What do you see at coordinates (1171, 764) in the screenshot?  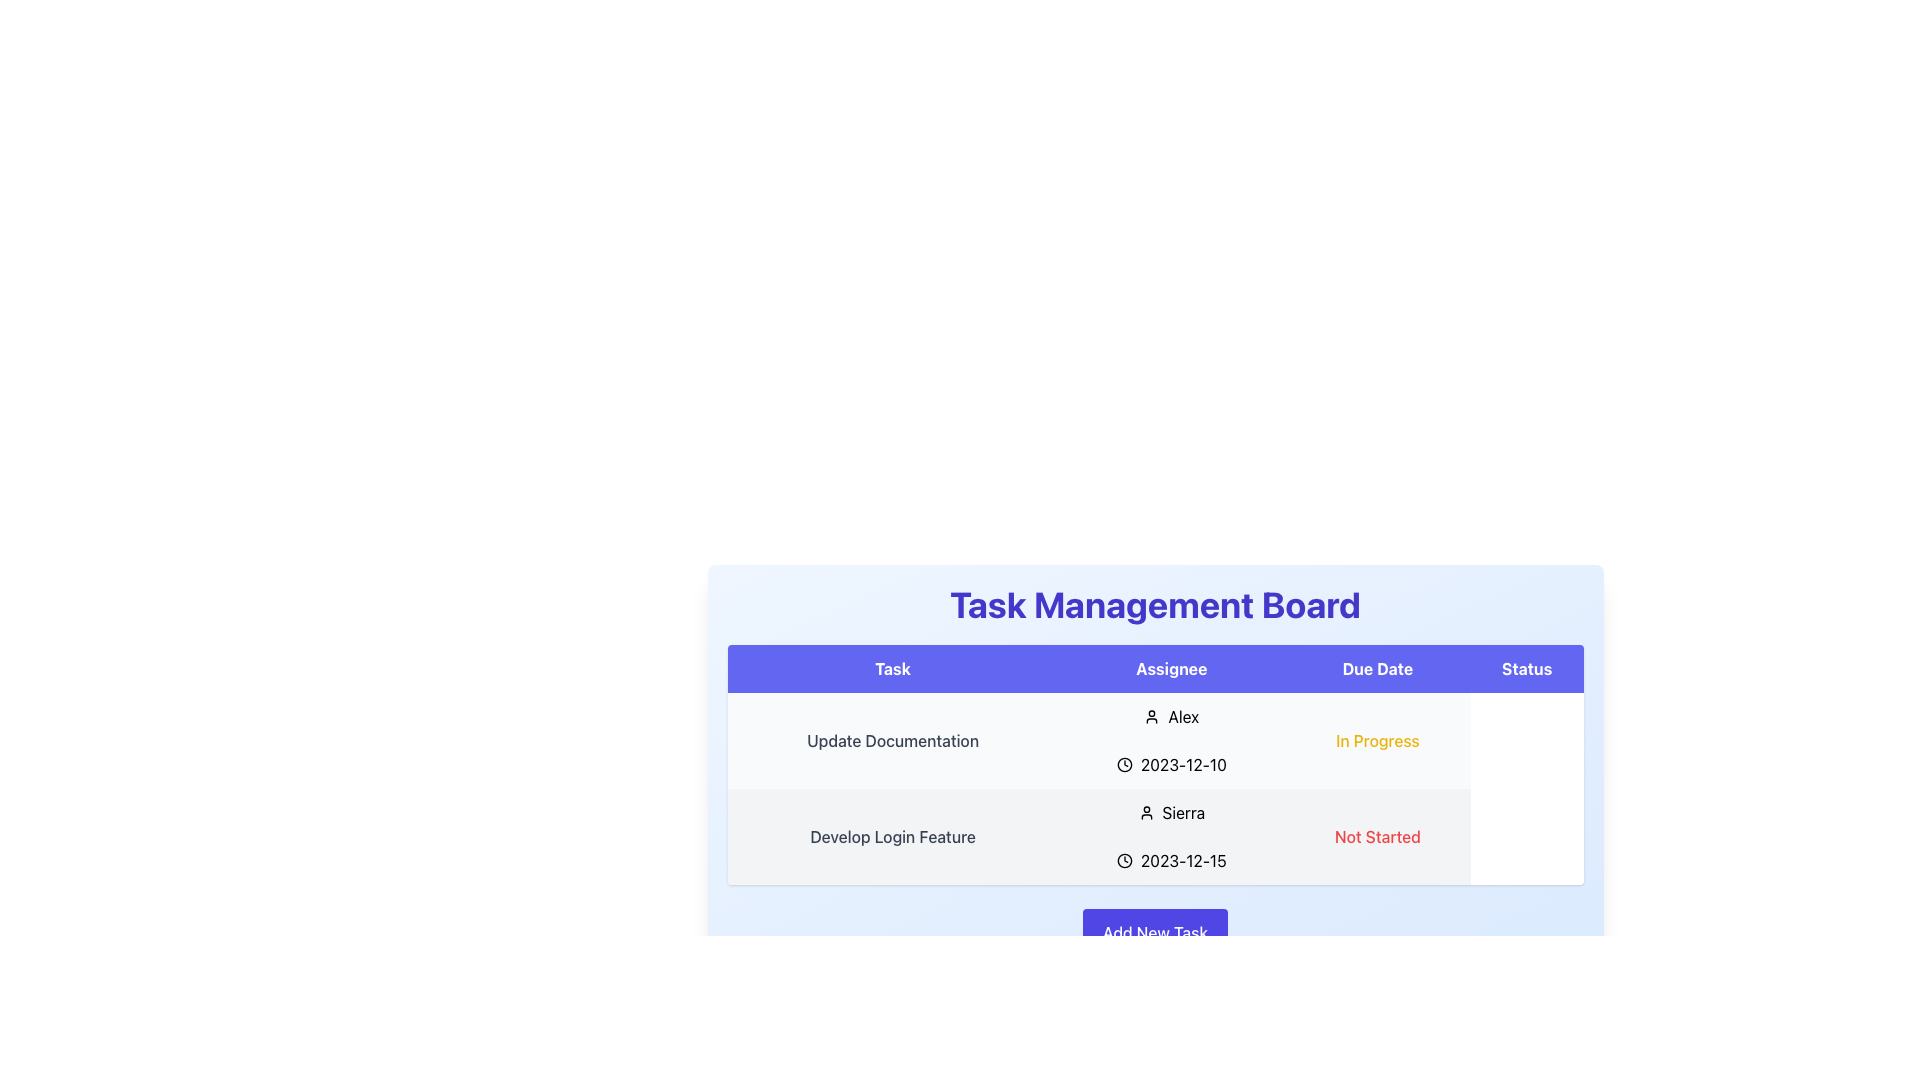 I see `the text displaying the due date for the task assigned to Alex, located in the third column under the 'Due Date' heading` at bounding box center [1171, 764].